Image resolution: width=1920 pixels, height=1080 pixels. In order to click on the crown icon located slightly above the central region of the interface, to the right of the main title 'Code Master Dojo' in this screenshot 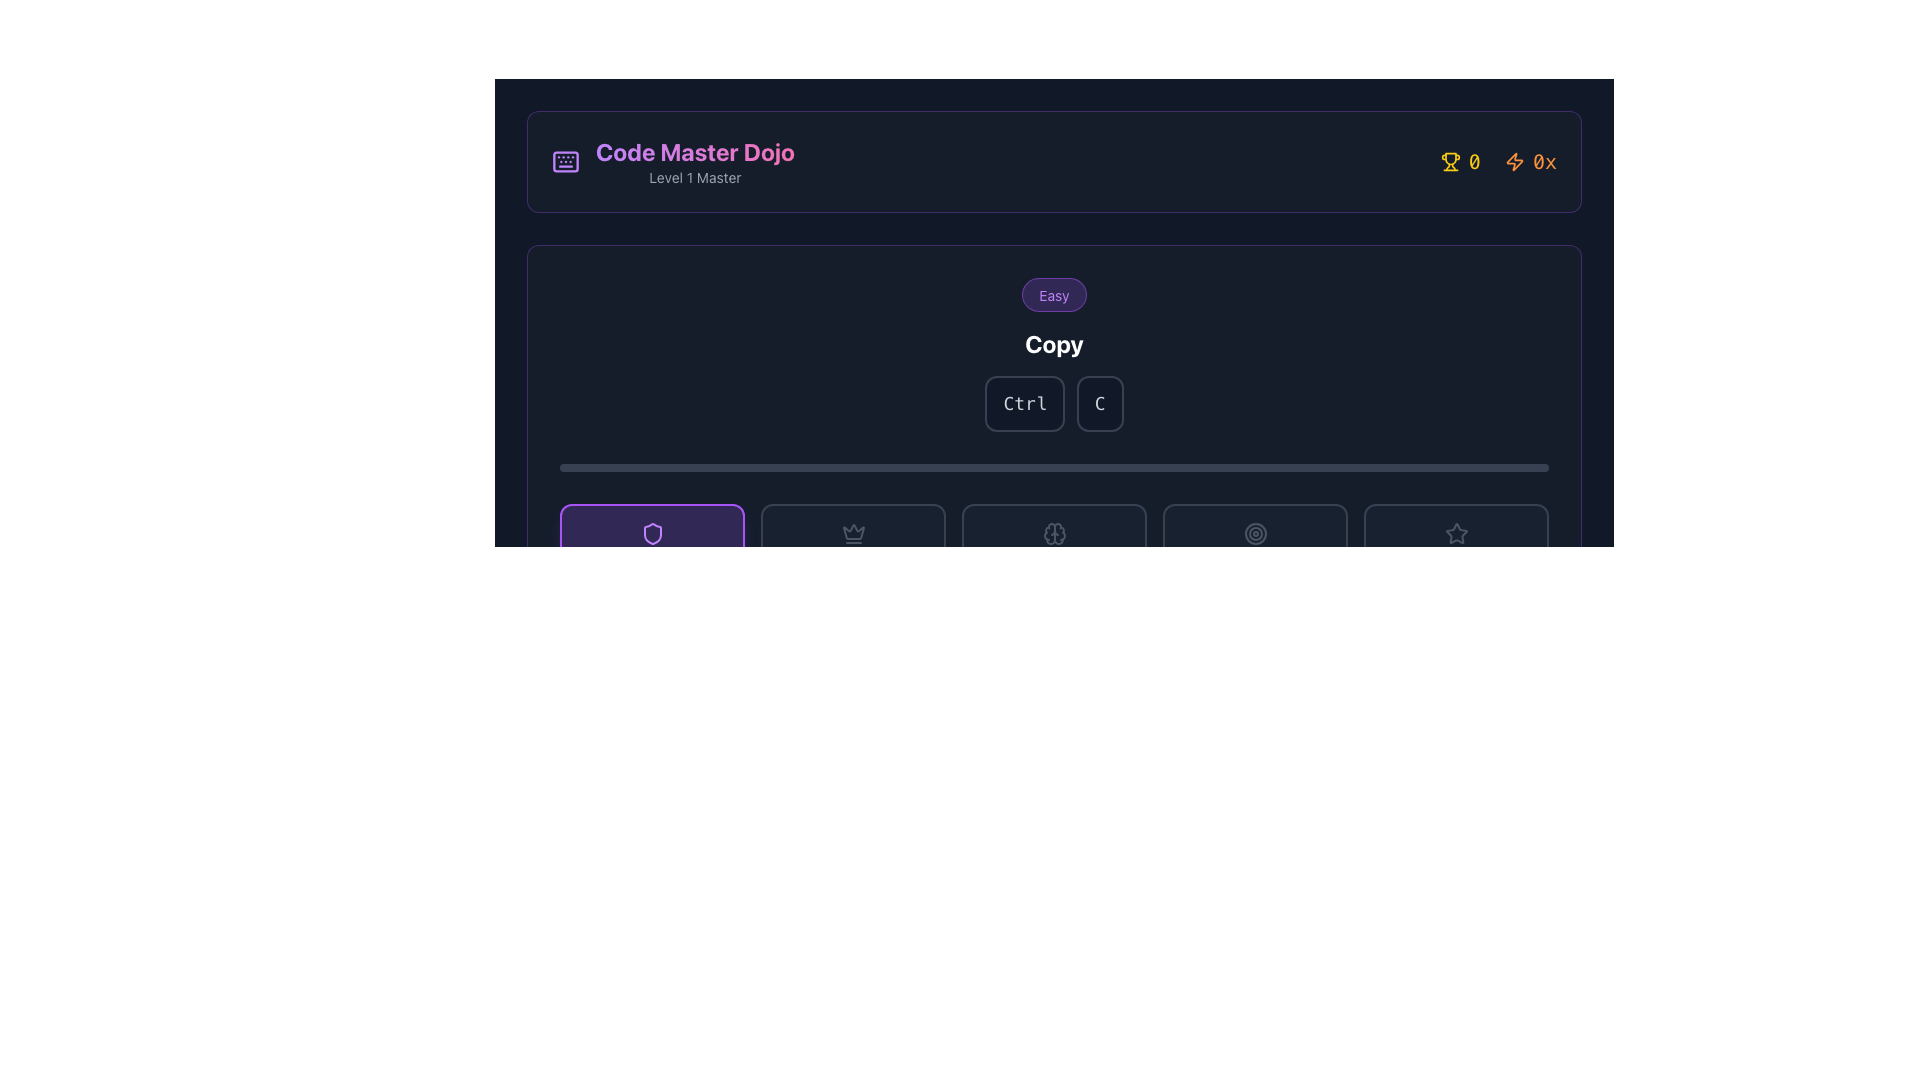, I will do `click(853, 531)`.